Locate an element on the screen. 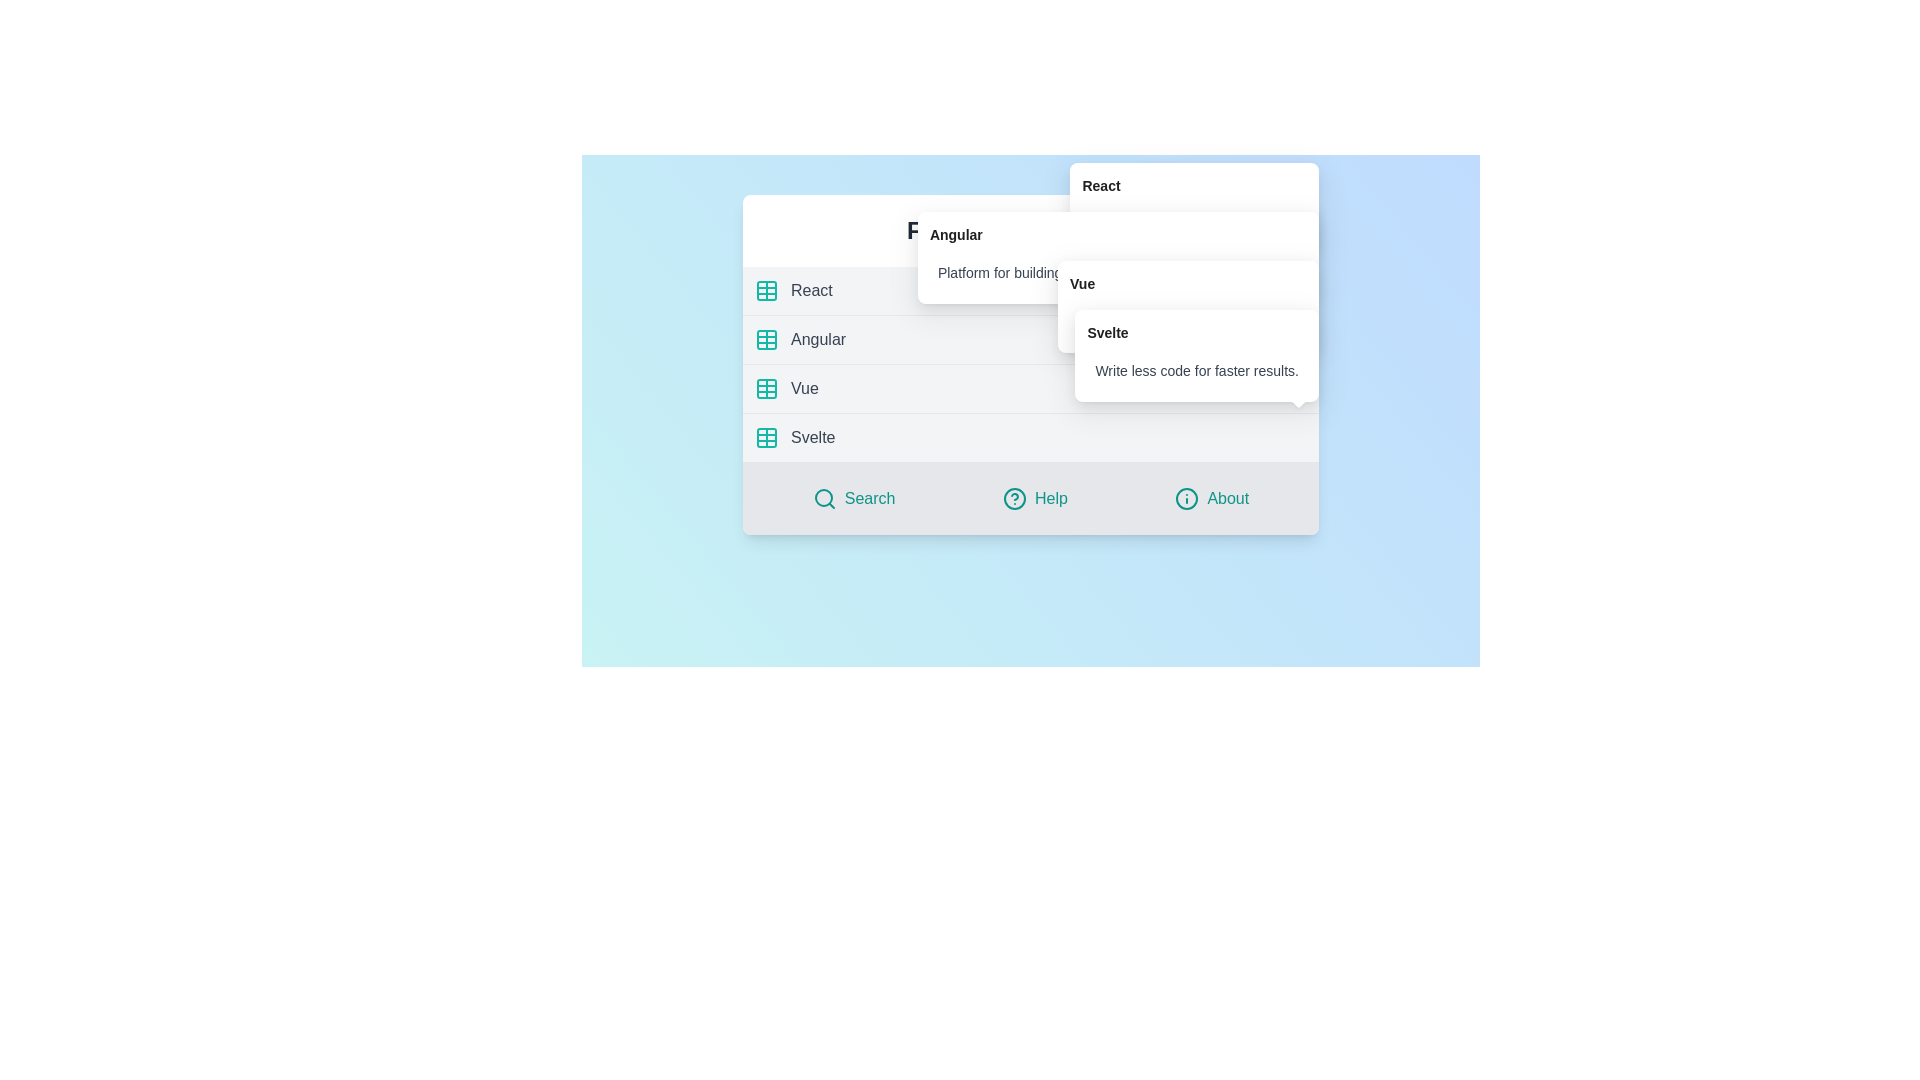 This screenshot has width=1920, height=1080. the search function icon located to the left of the text 'Search' in the bottom center navigation section is located at coordinates (824, 497).